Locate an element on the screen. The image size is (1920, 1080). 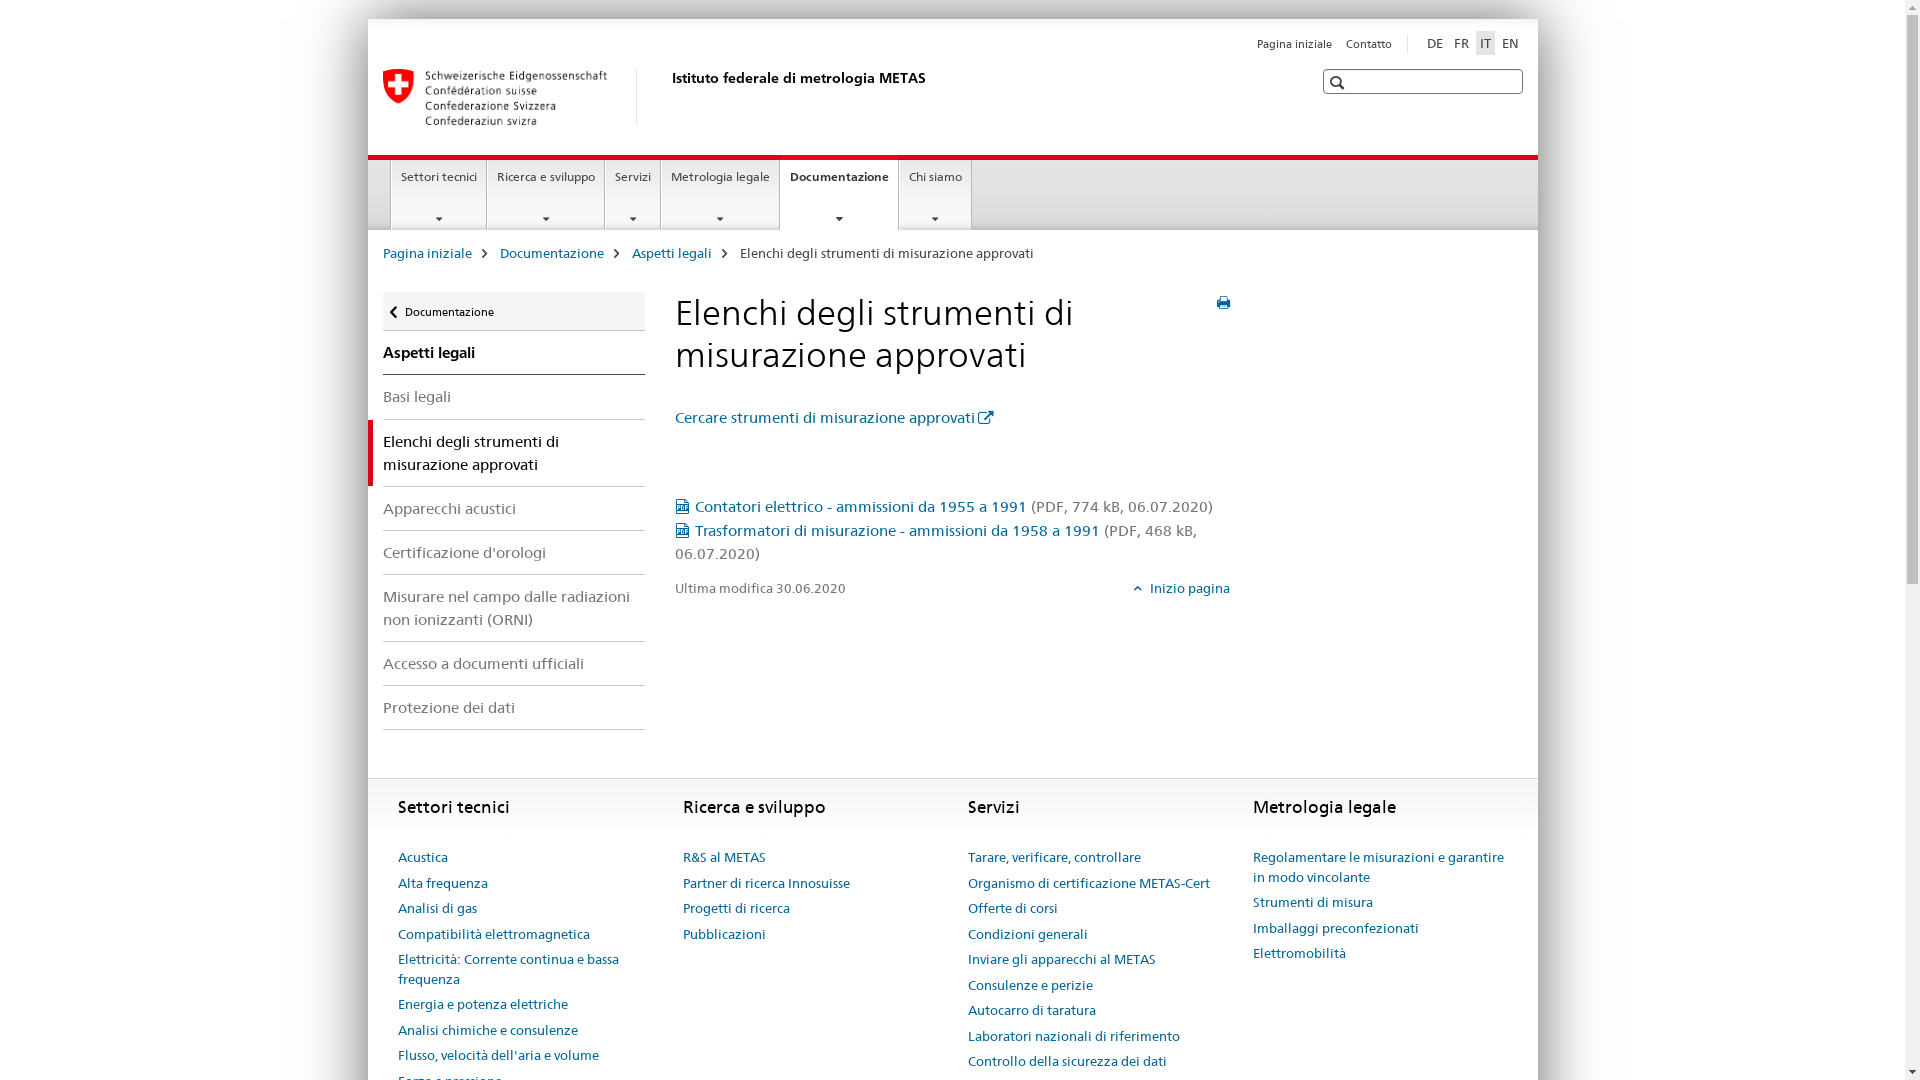
'Condizioni generali' is located at coordinates (1027, 934).